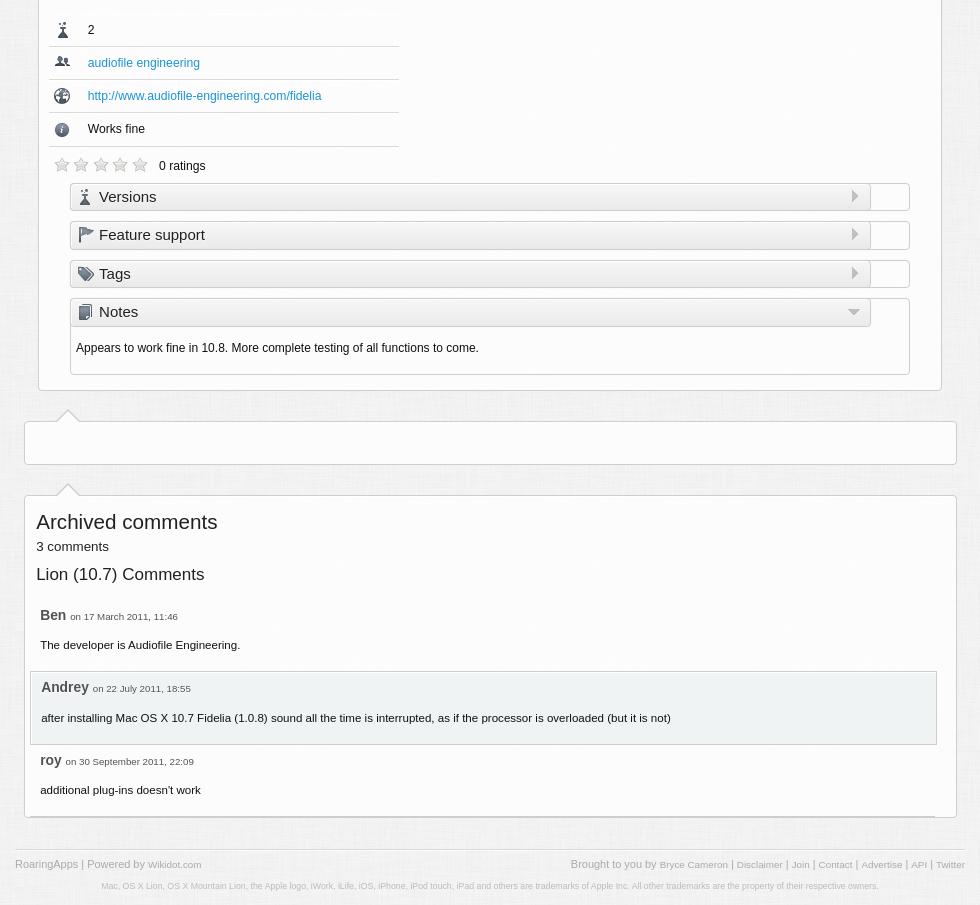 This screenshot has width=980, height=905. I want to click on 'Notes', so click(118, 310).